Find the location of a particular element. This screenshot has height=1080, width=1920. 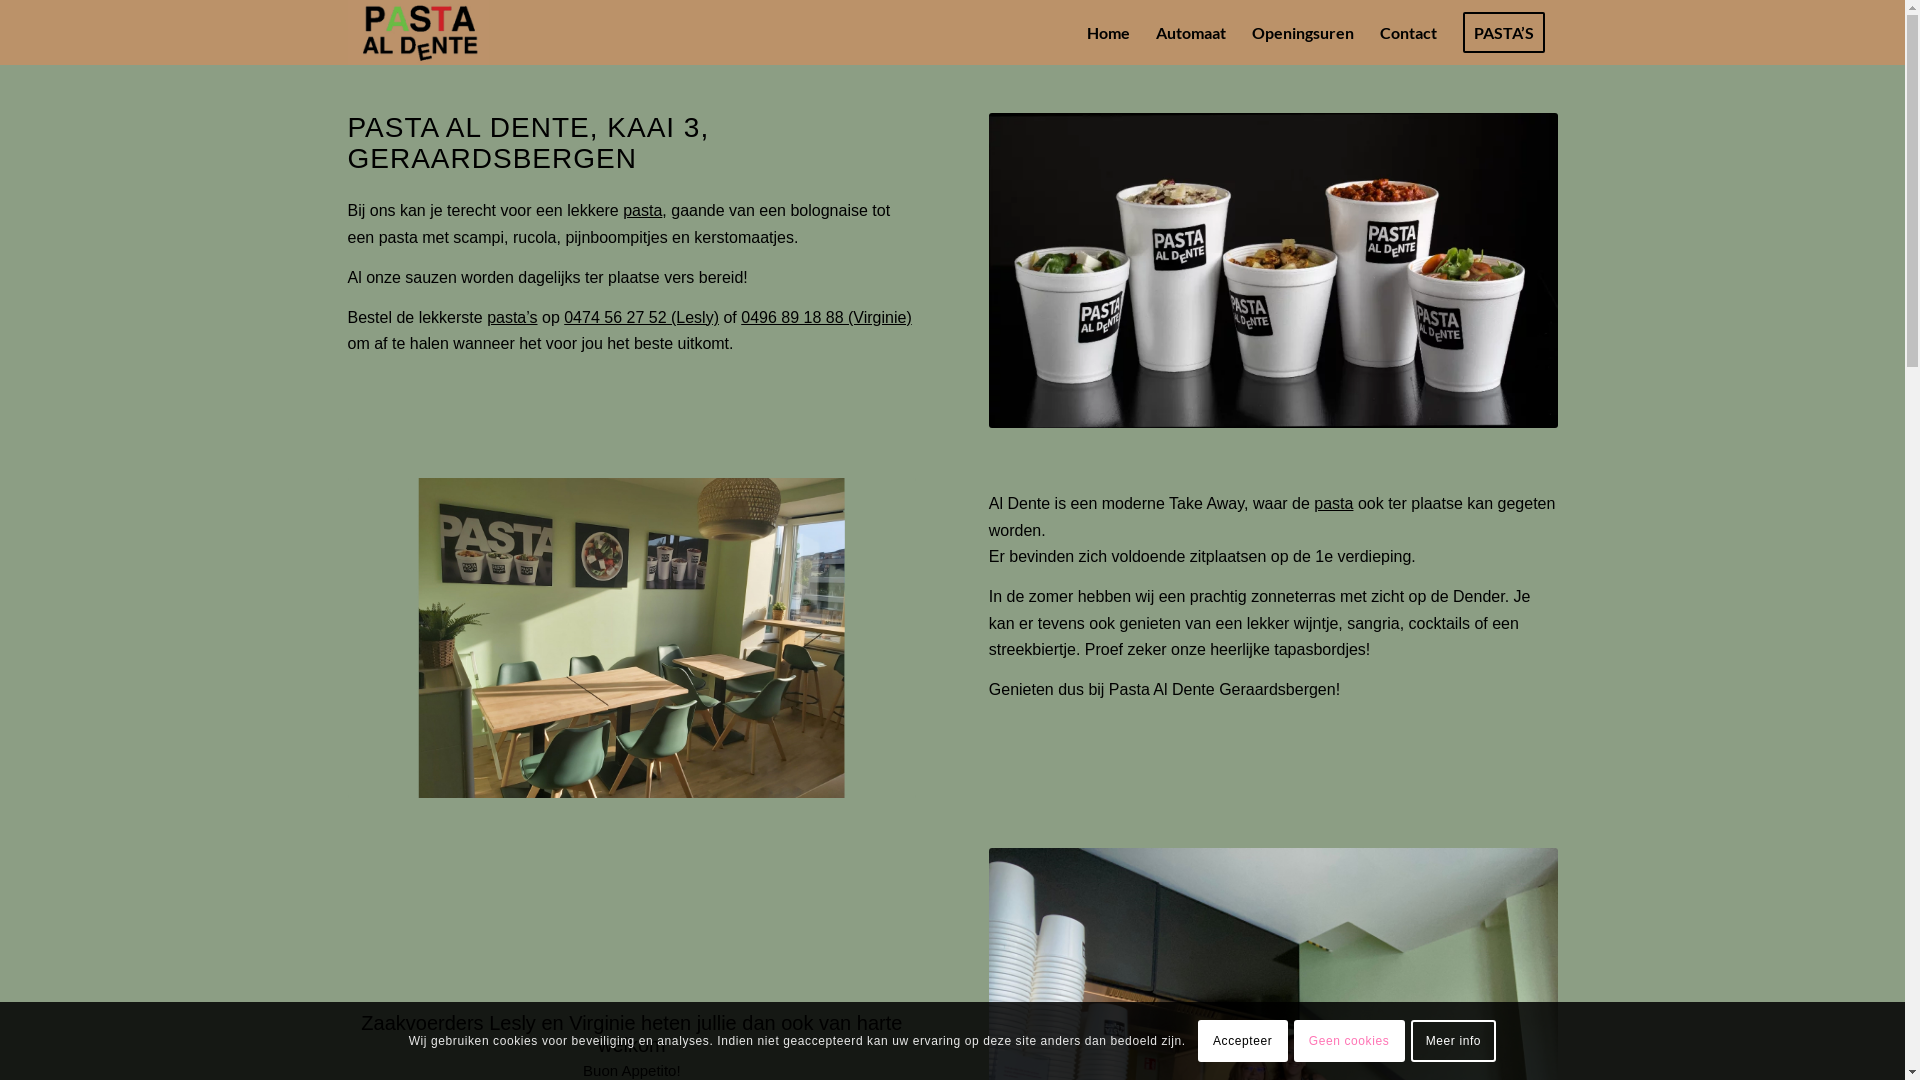

'Accepteer' is located at coordinates (1242, 1040).